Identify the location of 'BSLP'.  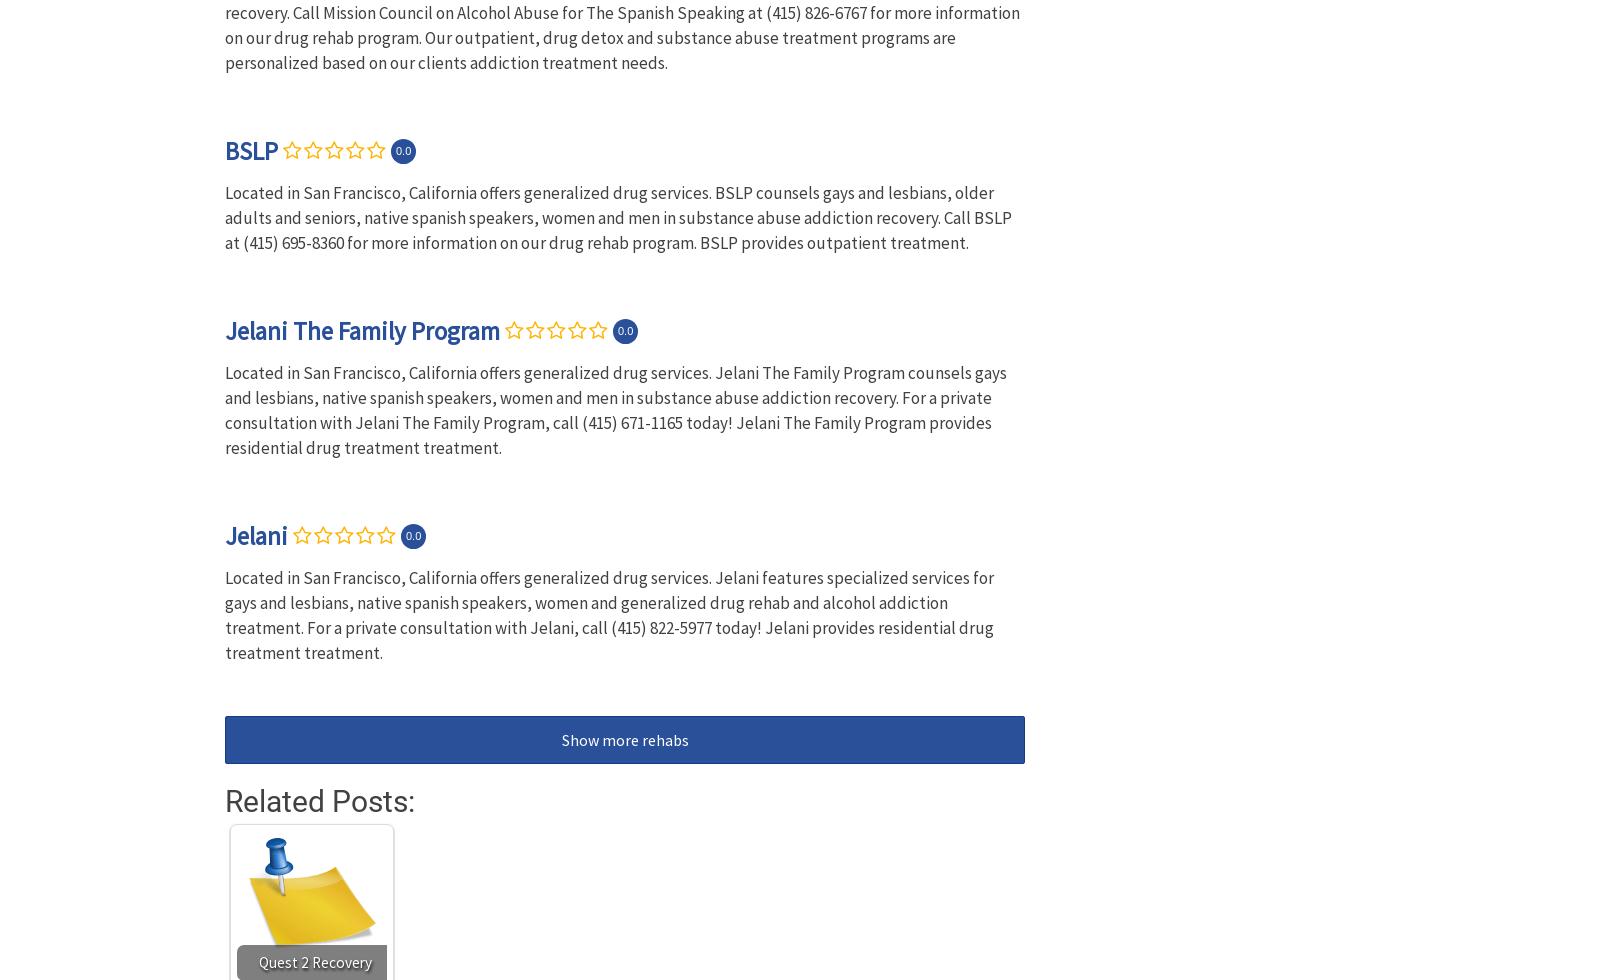
(251, 150).